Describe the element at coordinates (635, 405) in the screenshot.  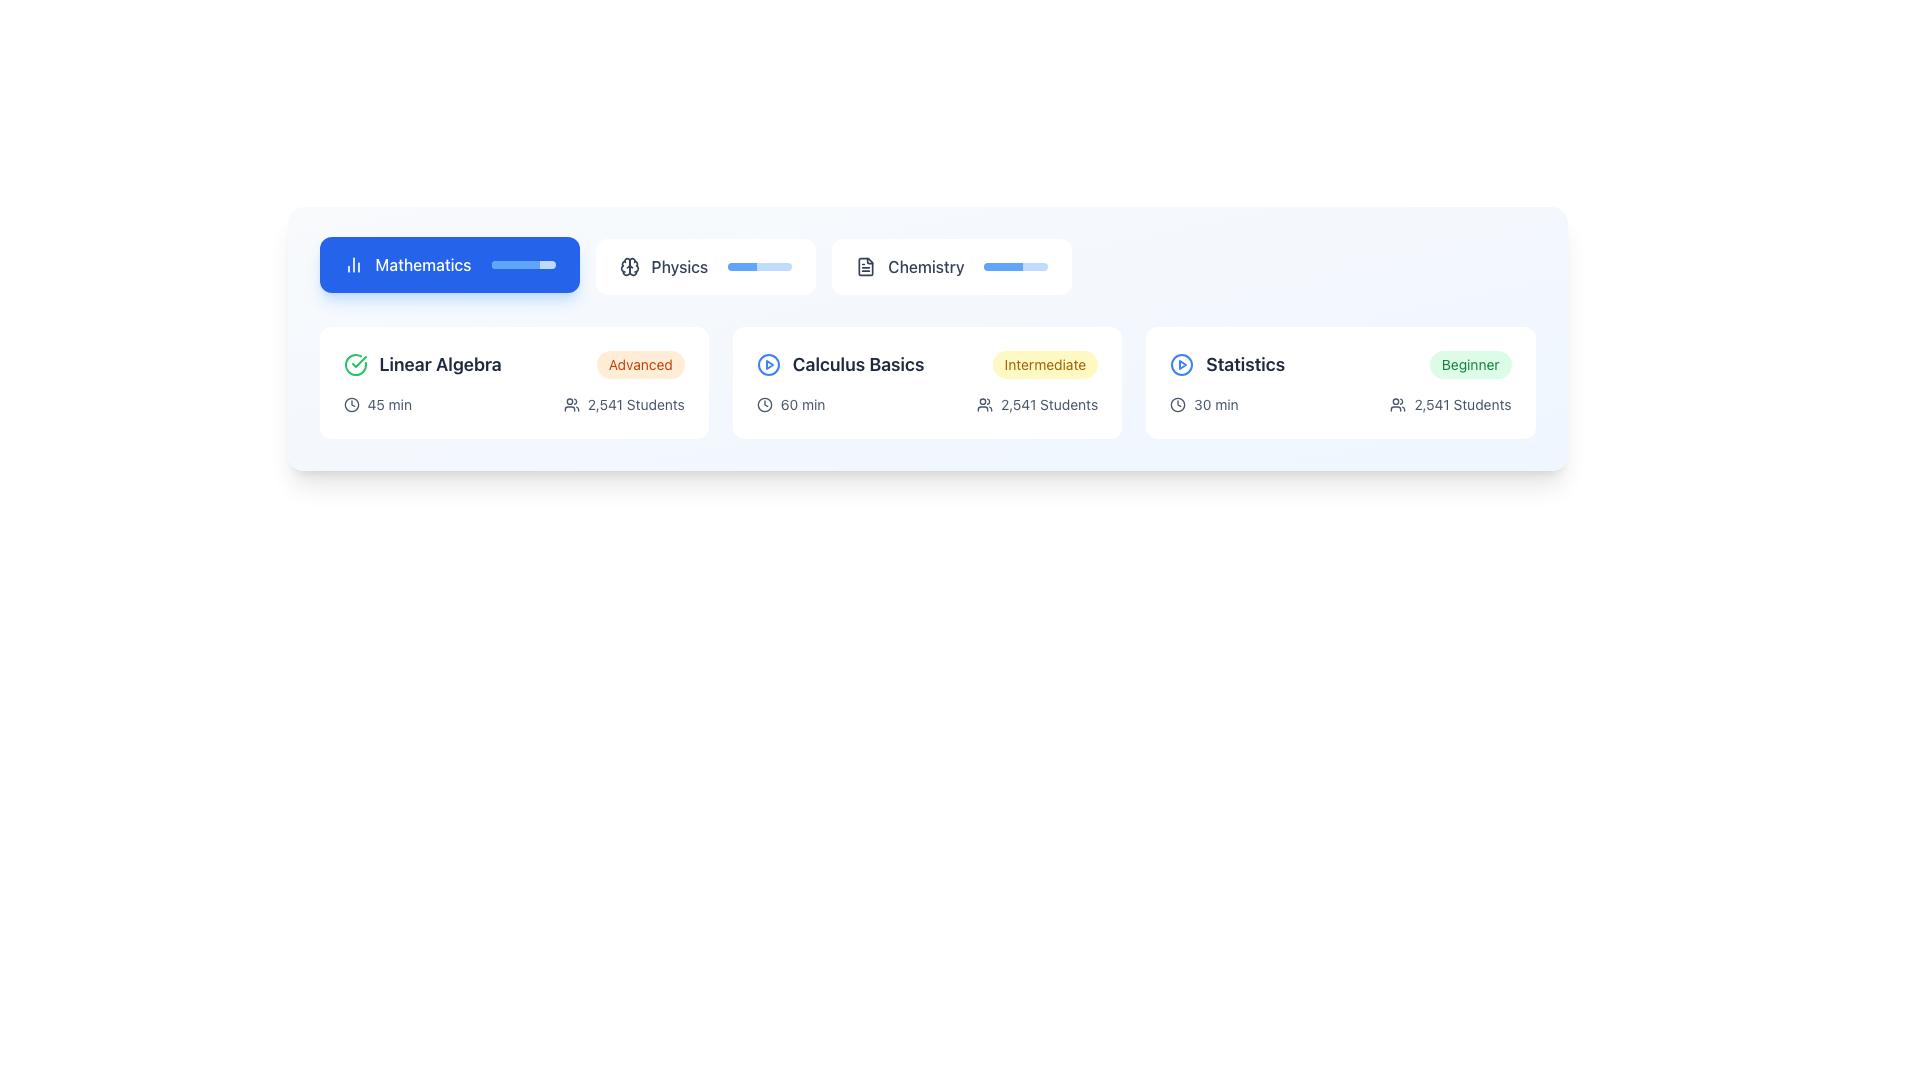
I see `the static text label displaying '2,541 Students', located in the lower portion of the 'Linear Algebra' card, to the right of the users icon` at that location.